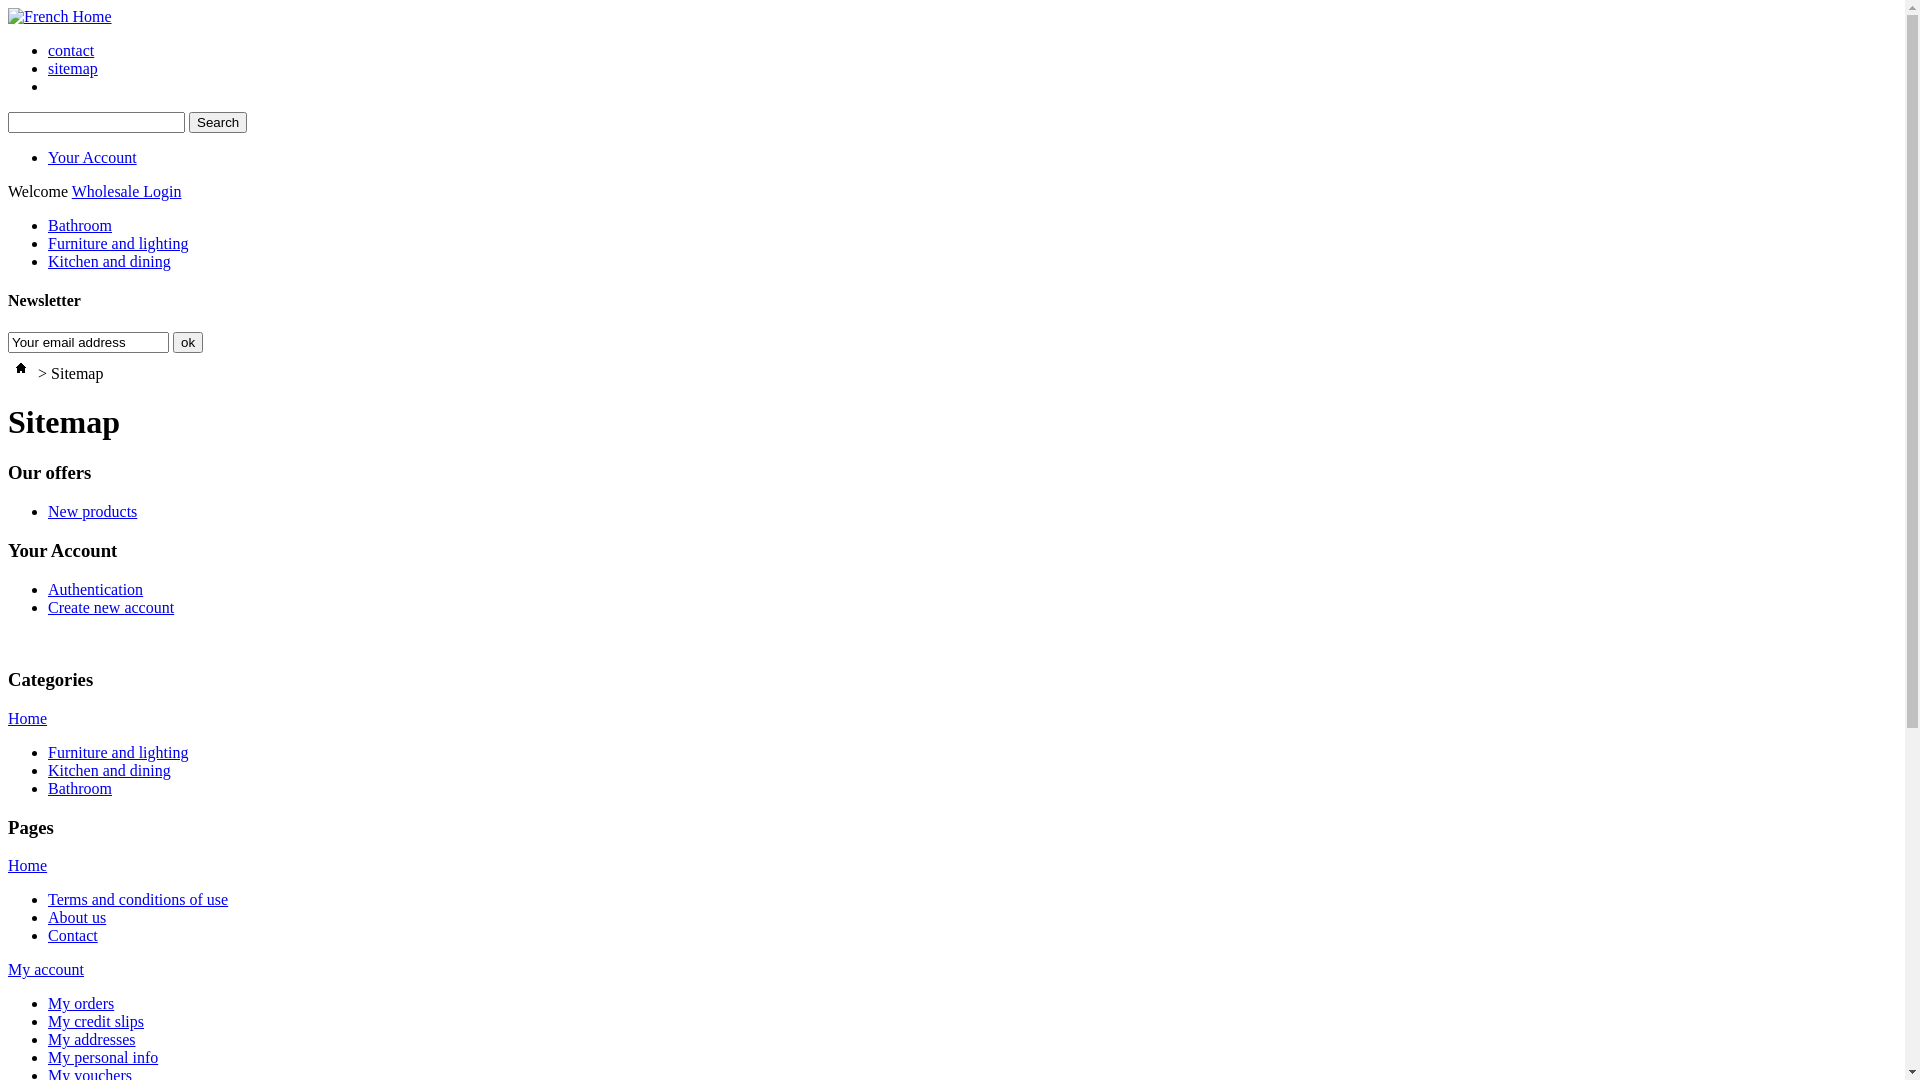 Image resolution: width=1920 pixels, height=1080 pixels. Describe the element at coordinates (80, 1003) in the screenshot. I see `'My orders'` at that location.